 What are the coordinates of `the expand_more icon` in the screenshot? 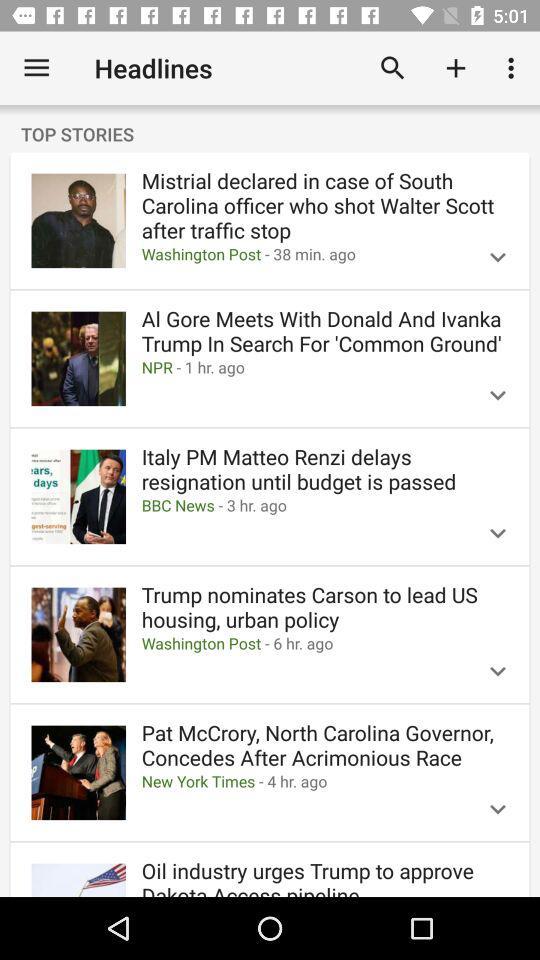 It's located at (496, 671).